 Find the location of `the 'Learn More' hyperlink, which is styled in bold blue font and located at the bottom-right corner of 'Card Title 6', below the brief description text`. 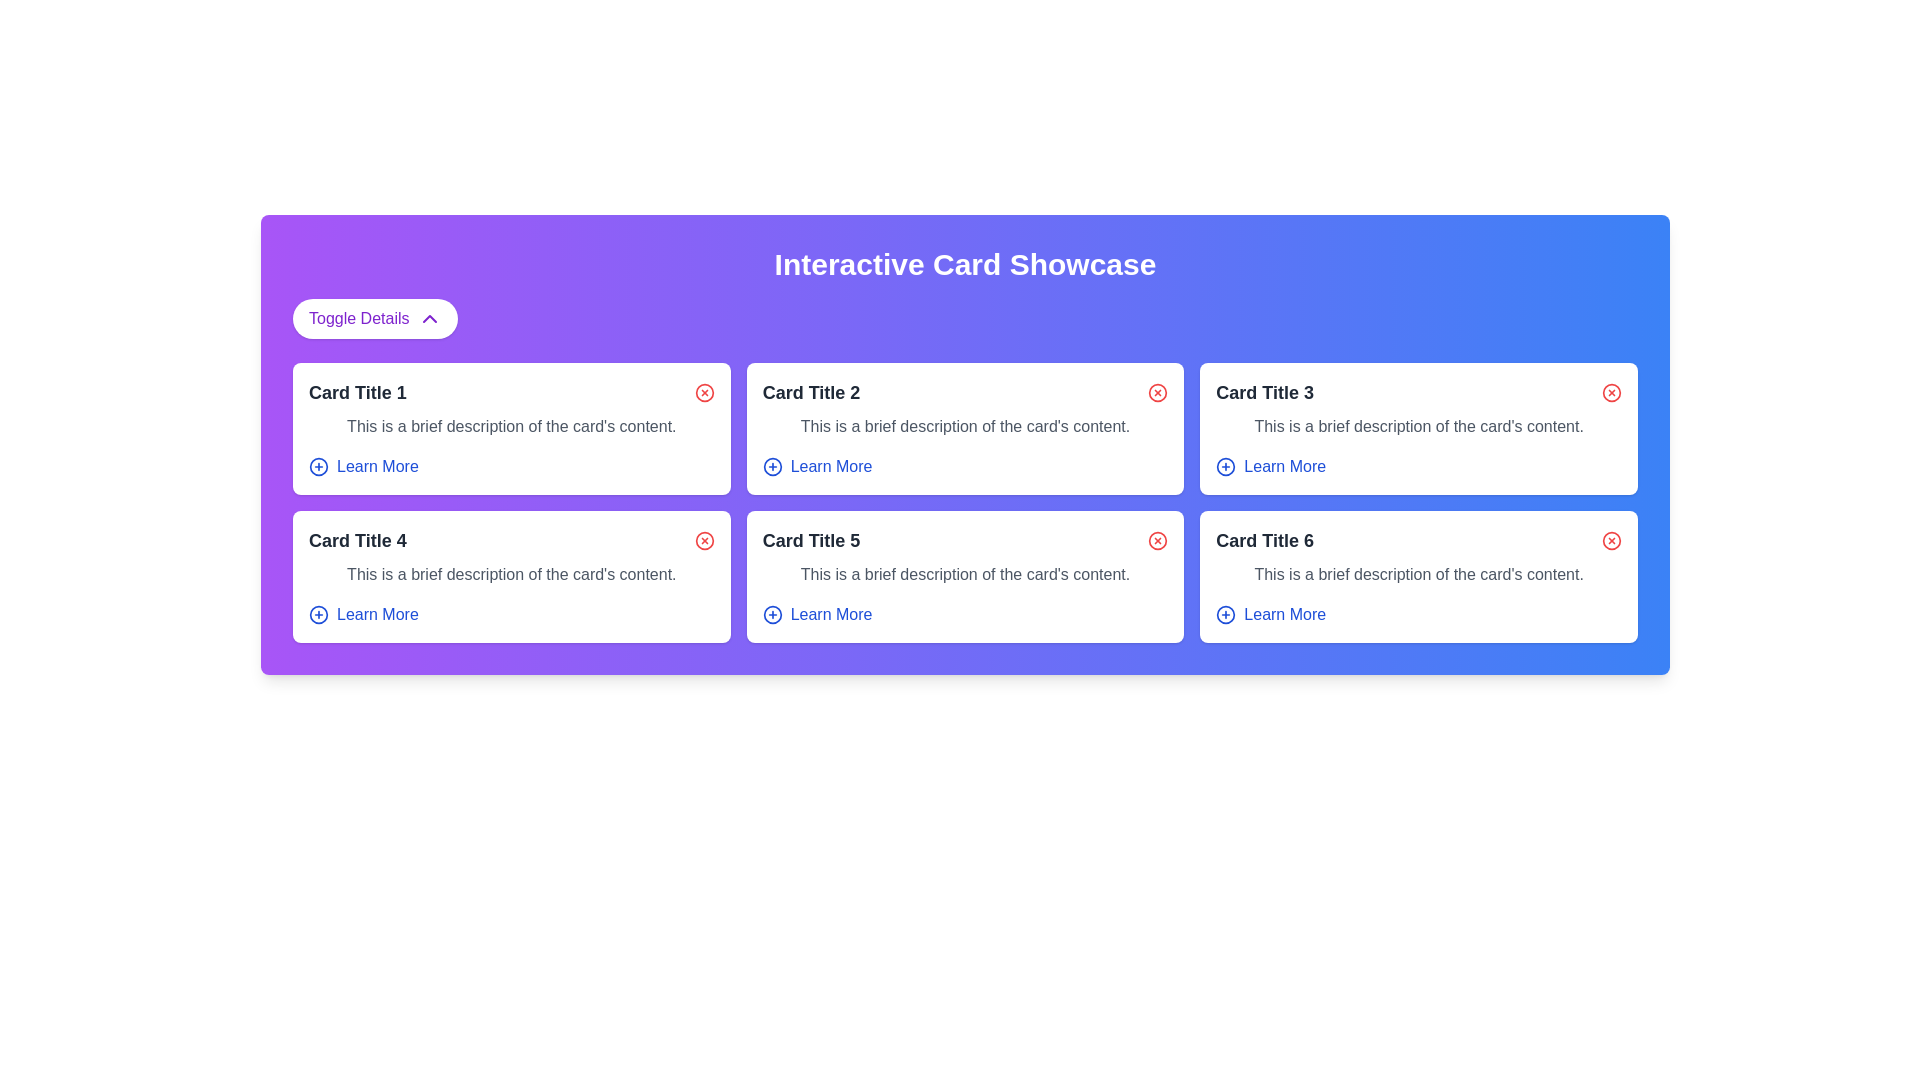

the 'Learn More' hyperlink, which is styled in bold blue font and located at the bottom-right corner of 'Card Title 6', below the brief description text is located at coordinates (1270, 613).